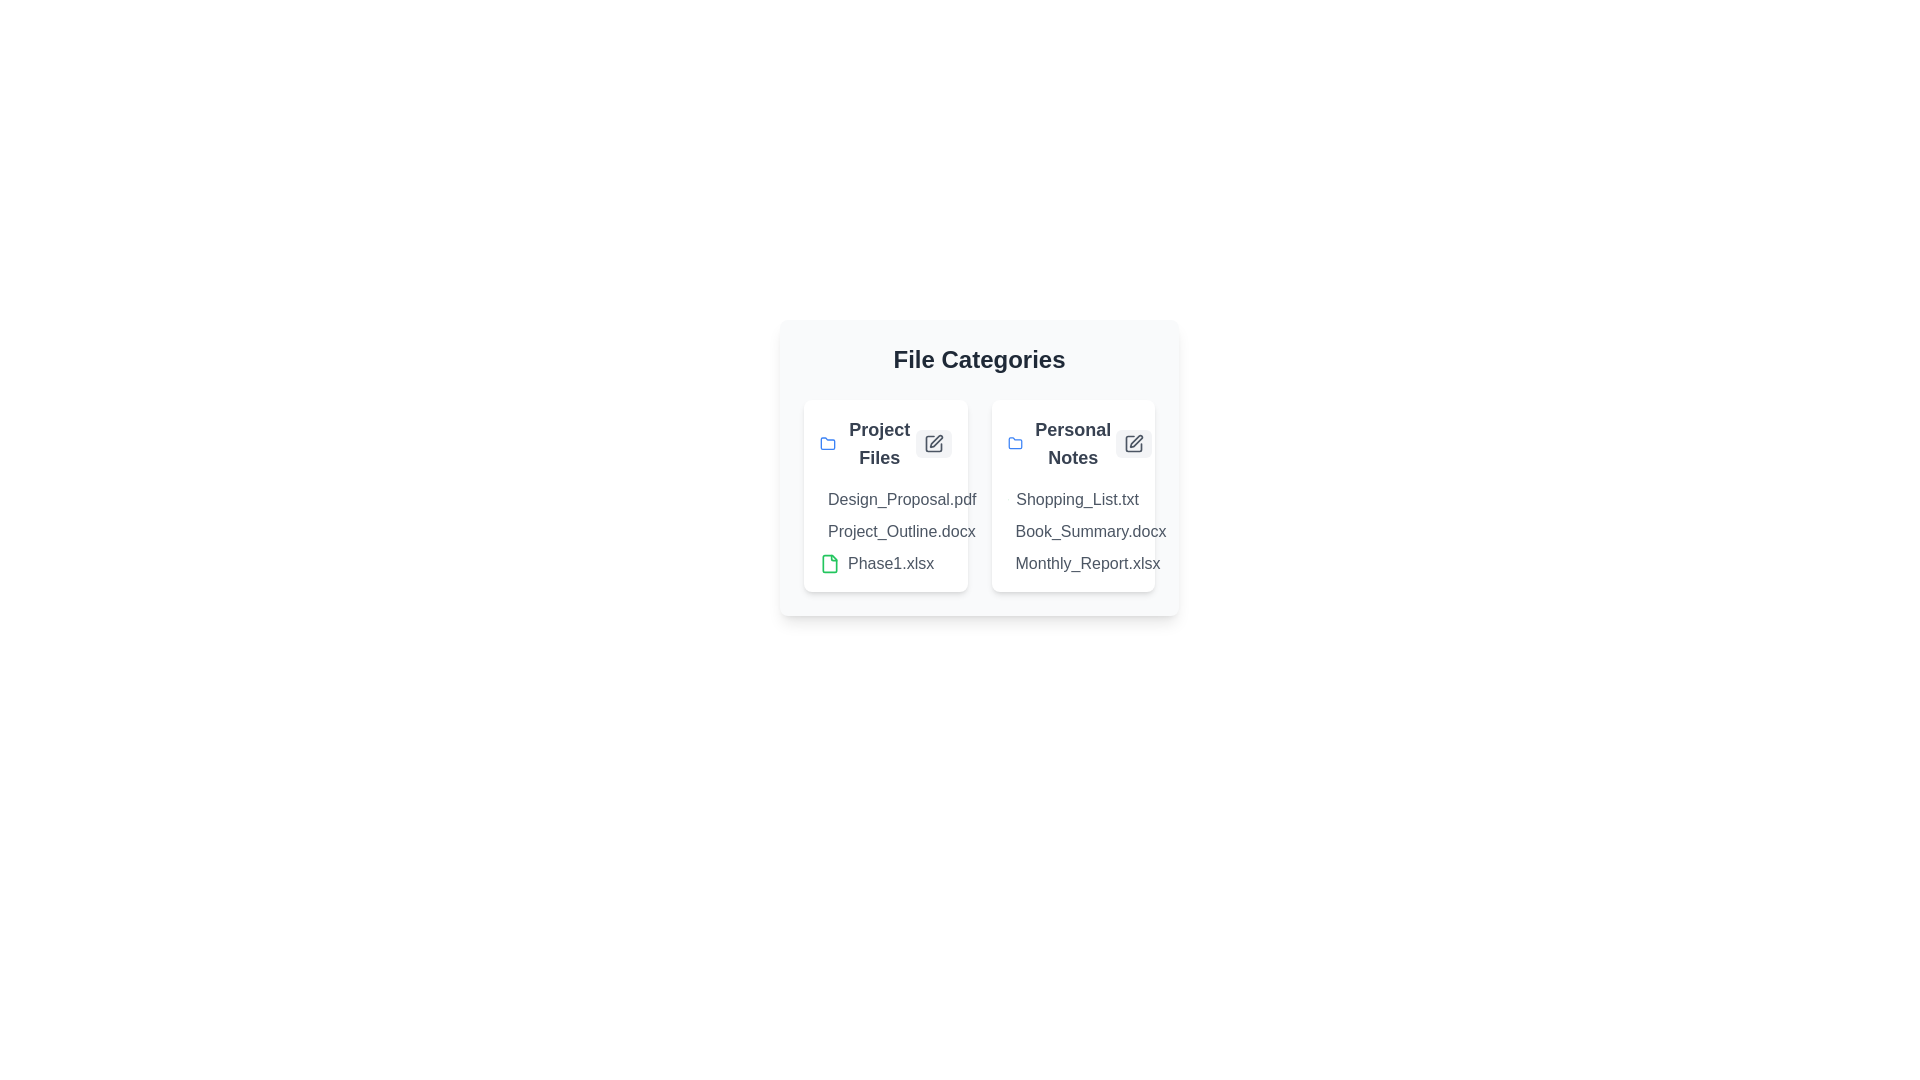 This screenshot has height=1080, width=1920. I want to click on the document named Monthly_Report.xlsx, so click(1049, 563).